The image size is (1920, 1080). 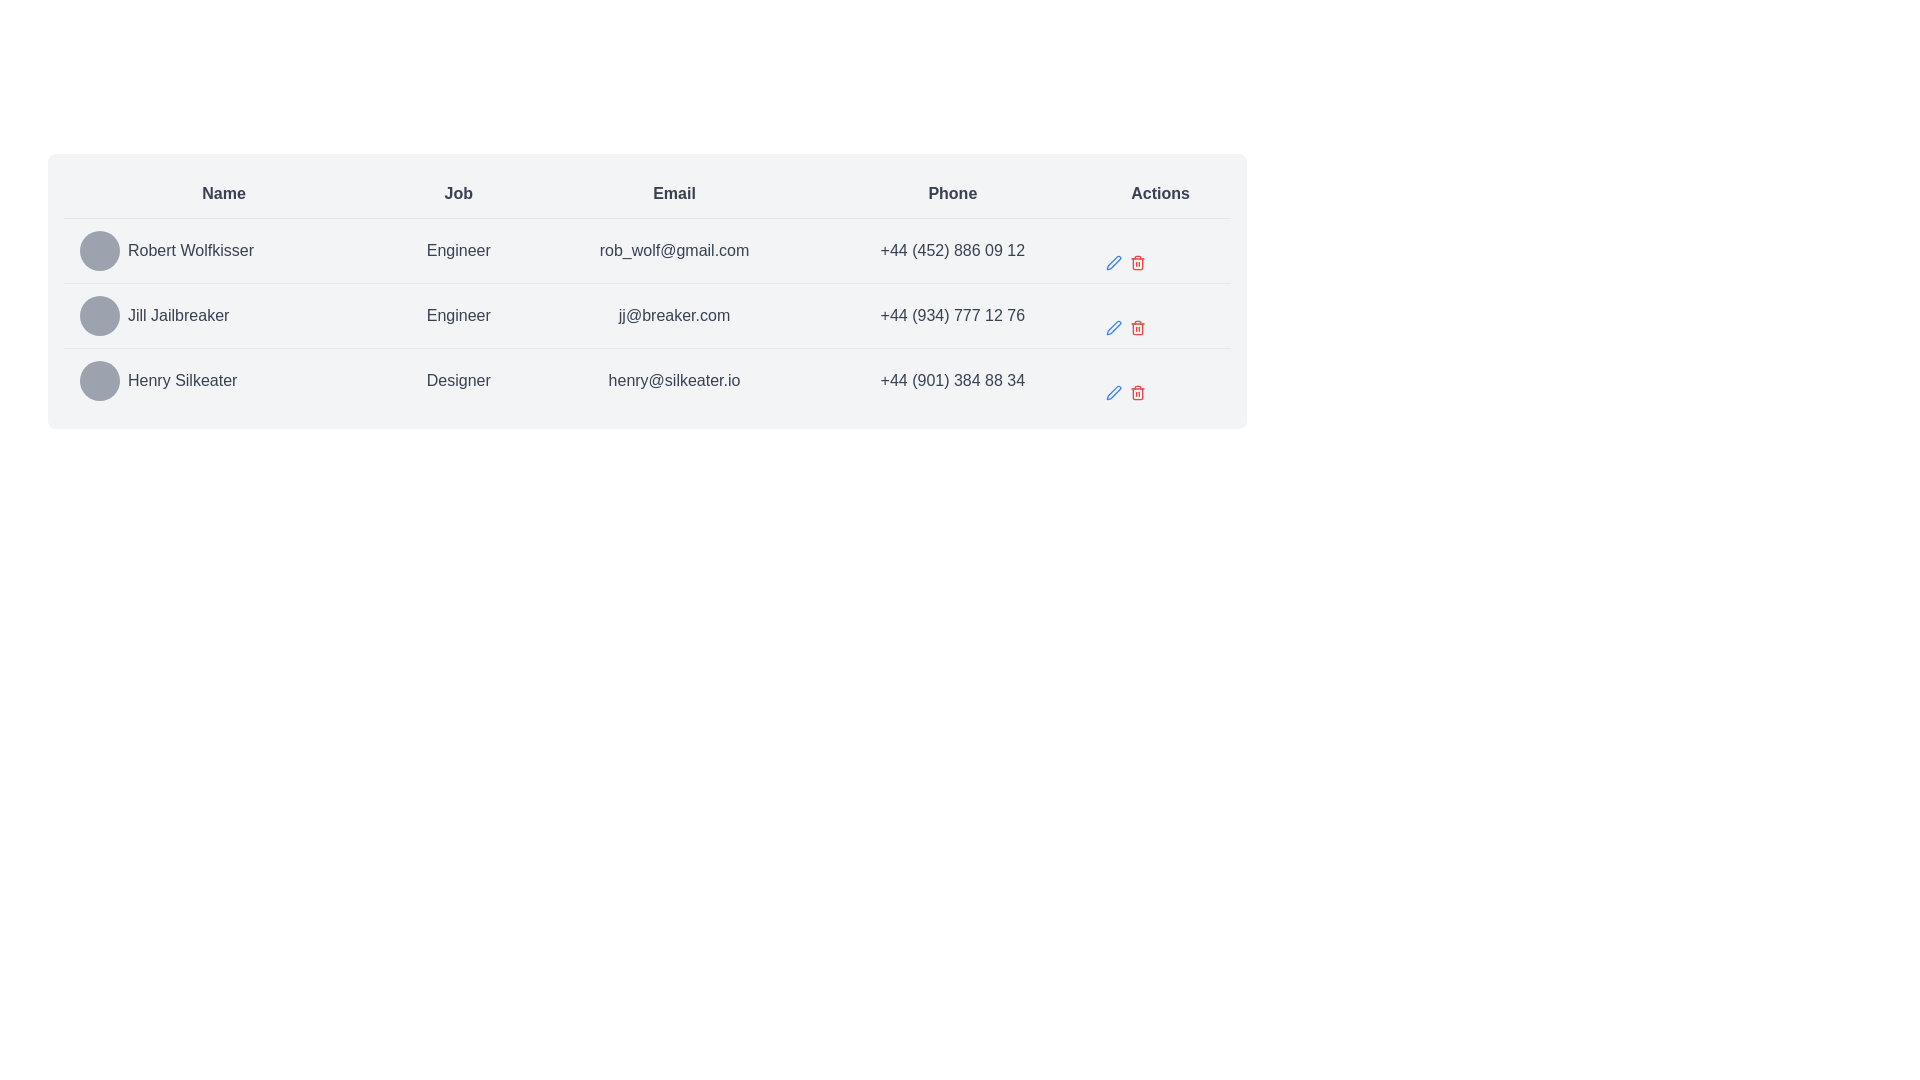 What do you see at coordinates (1160, 194) in the screenshot?
I see `the 'Actions' text label, which is styled in a bold font, located at the right side of the table header row, adjacent to the 'Phone' header` at bounding box center [1160, 194].